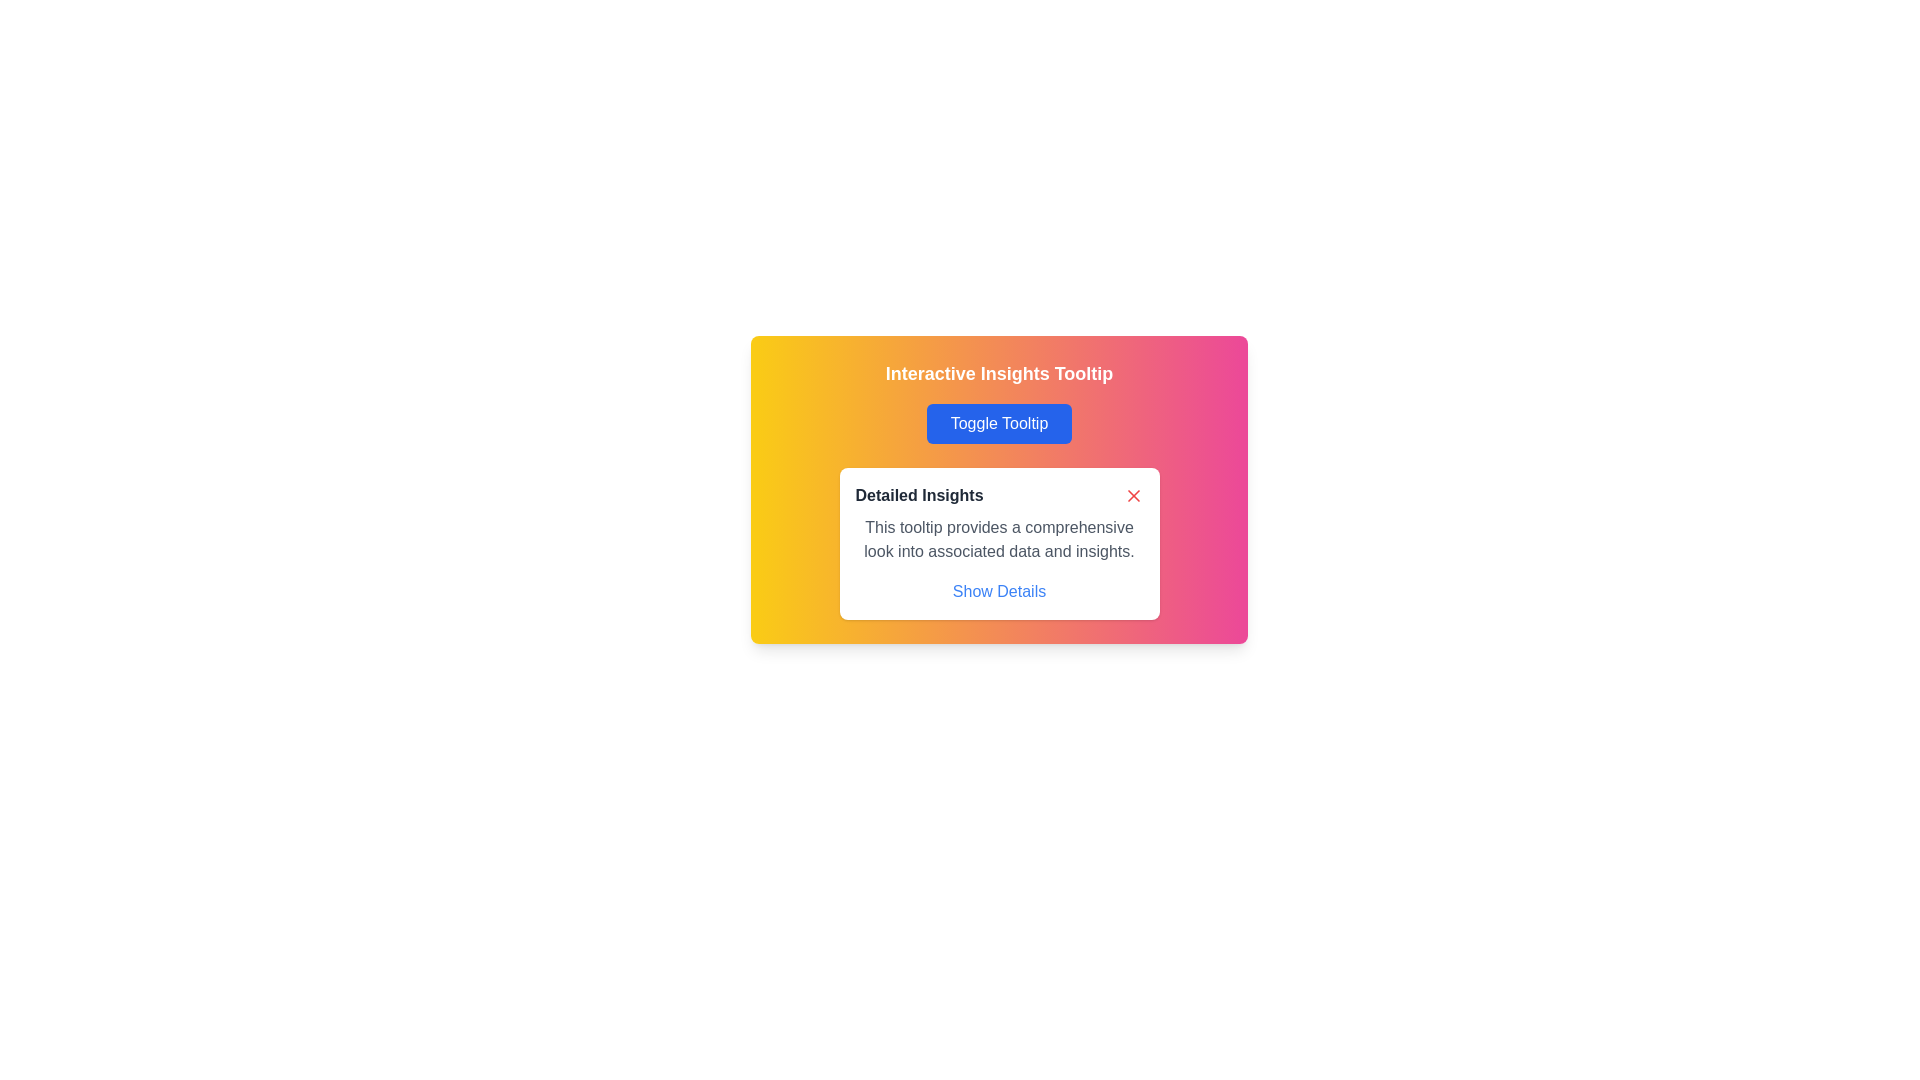  Describe the element at coordinates (1133, 495) in the screenshot. I see `the red cross-shaped button located at the top-right corner of the 'Detailed Insights' card` at that location.